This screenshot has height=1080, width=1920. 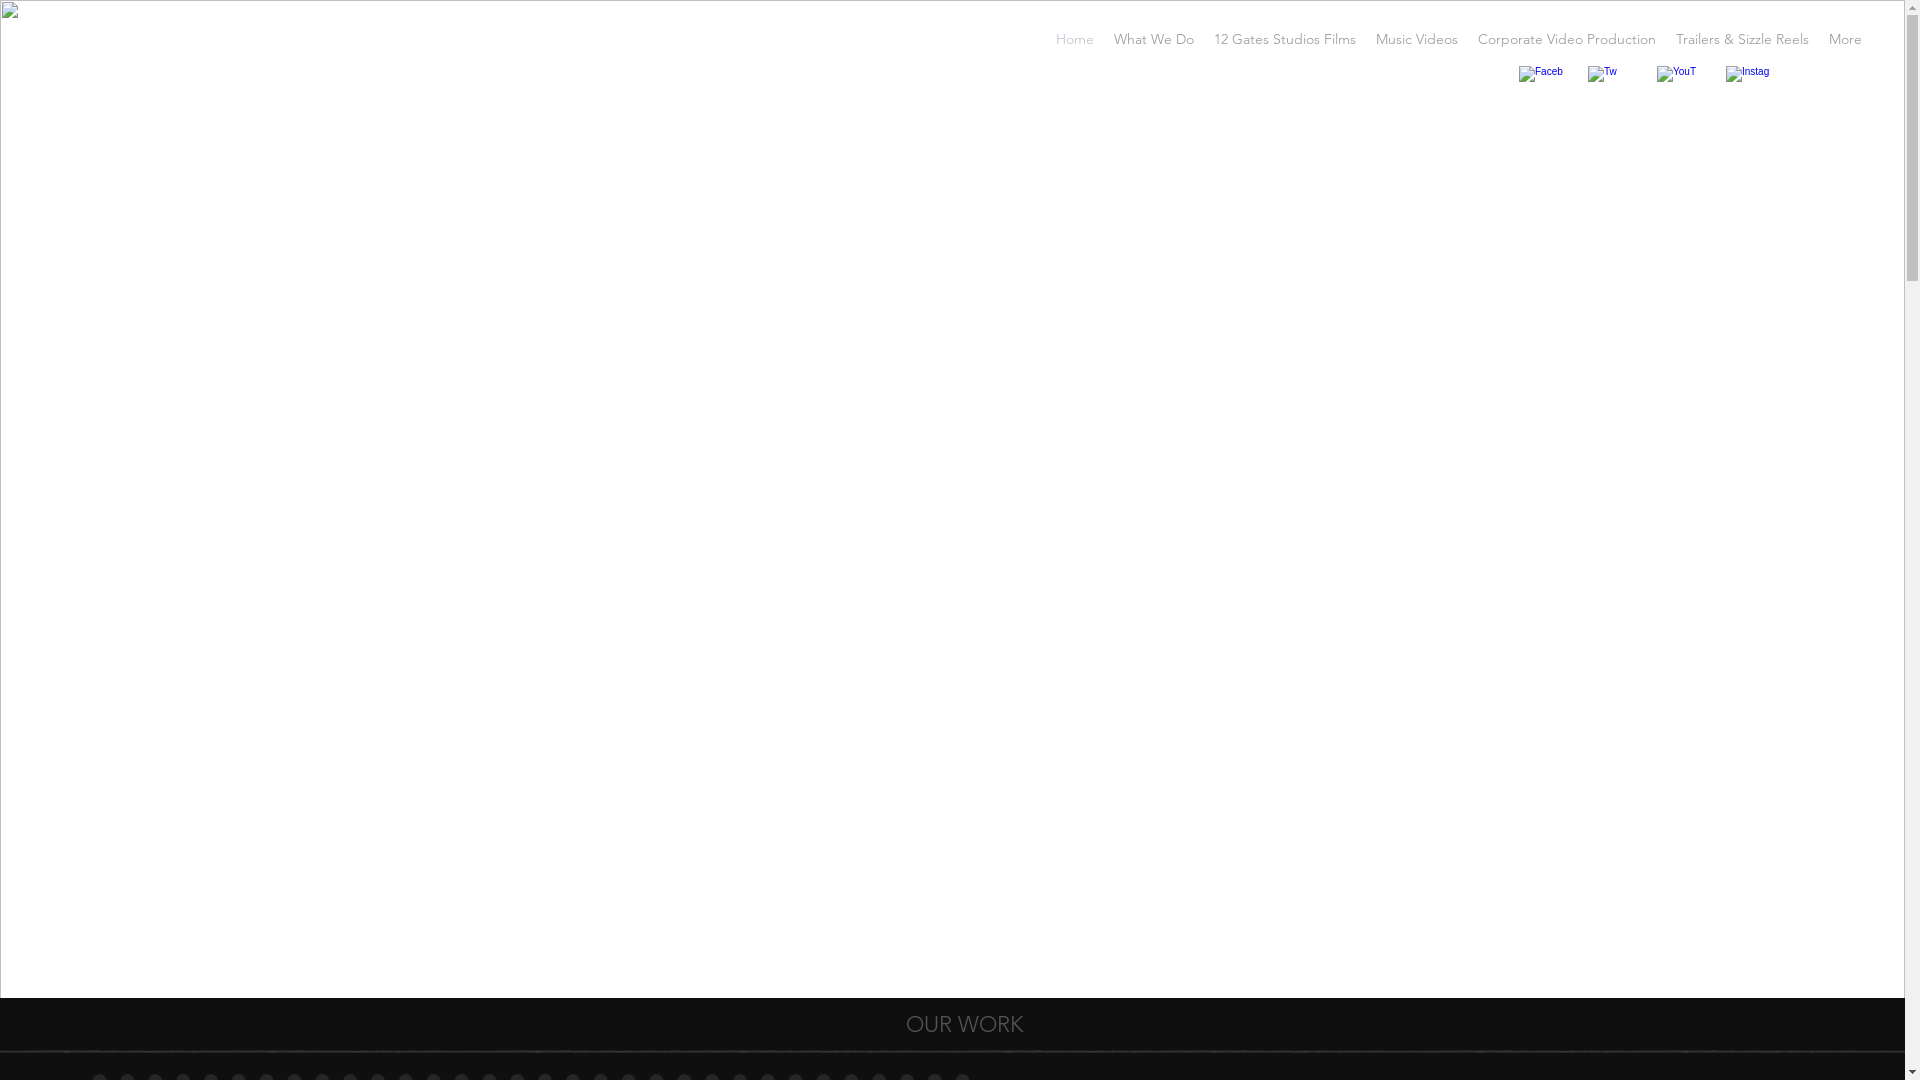 What do you see at coordinates (1153, 38) in the screenshot?
I see `'What We Do'` at bounding box center [1153, 38].